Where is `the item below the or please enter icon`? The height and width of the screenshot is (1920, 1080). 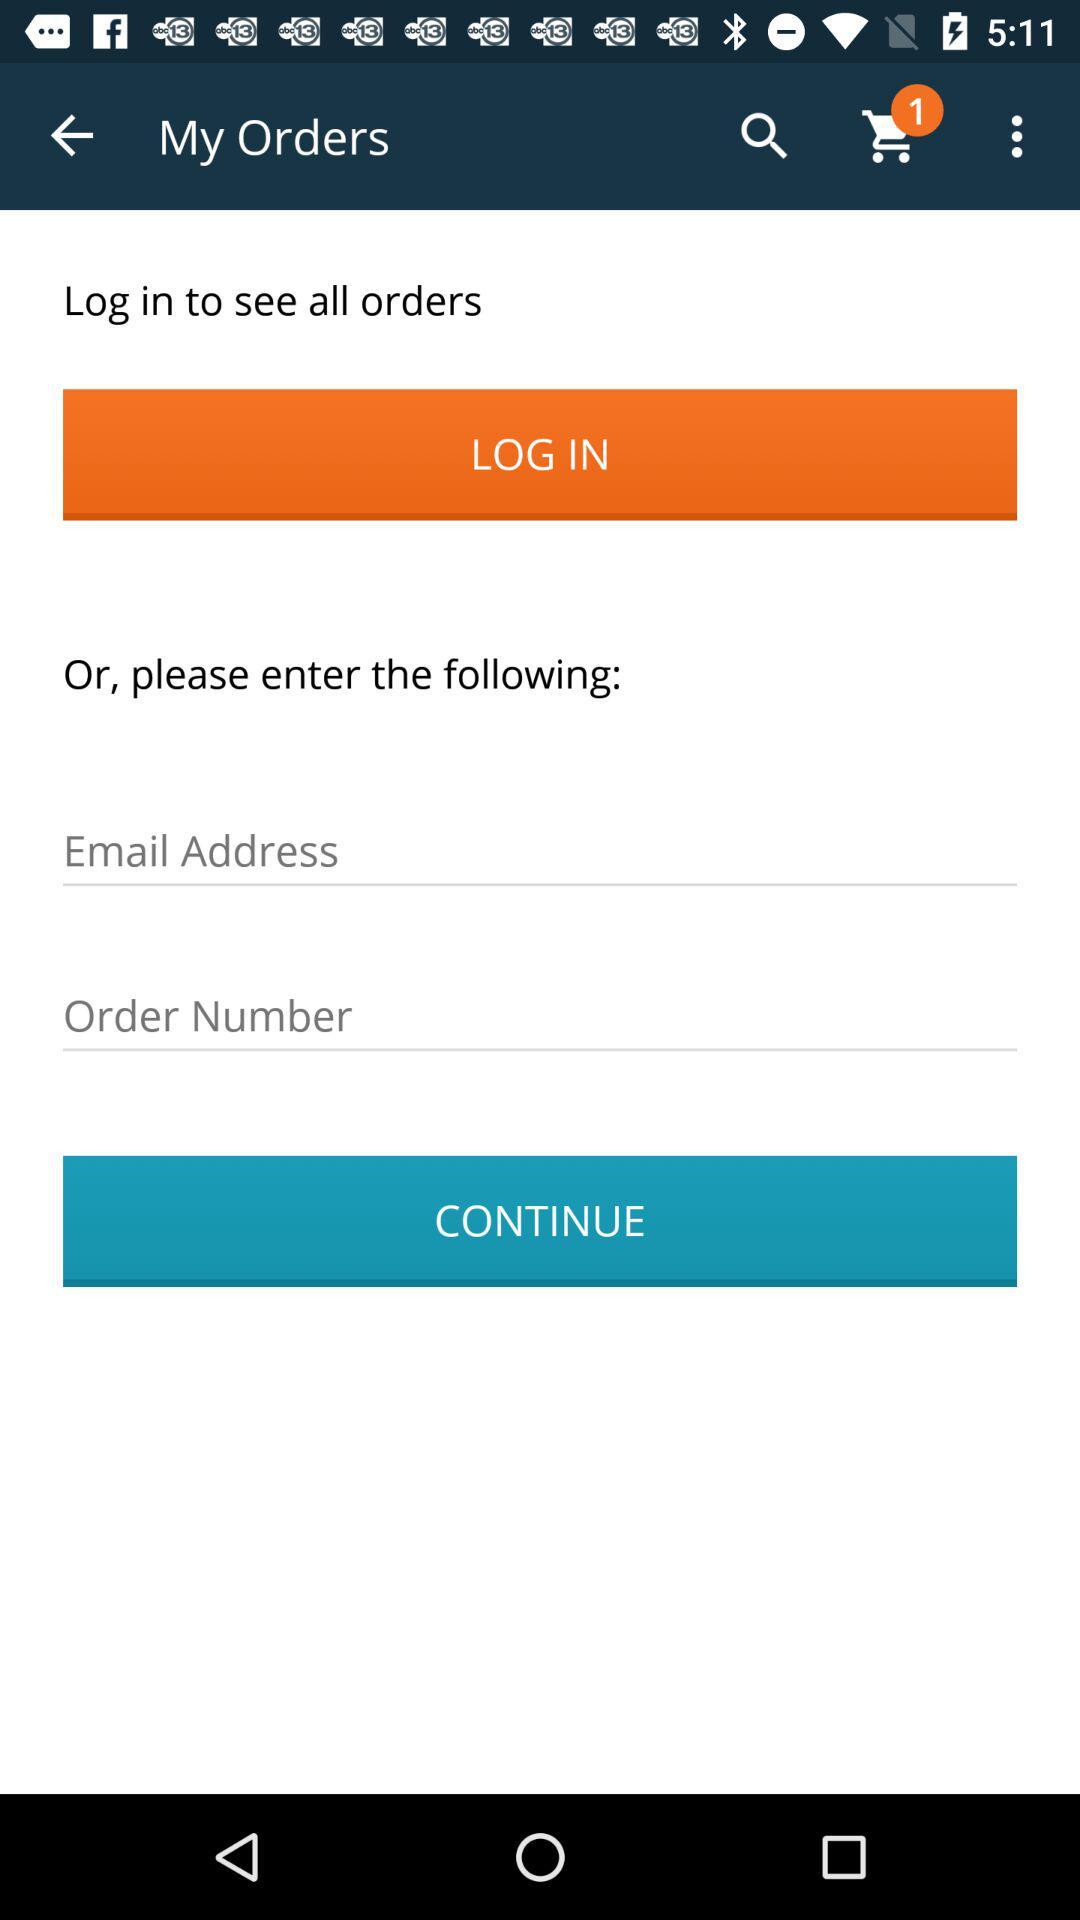
the item below the or please enter icon is located at coordinates (540, 851).